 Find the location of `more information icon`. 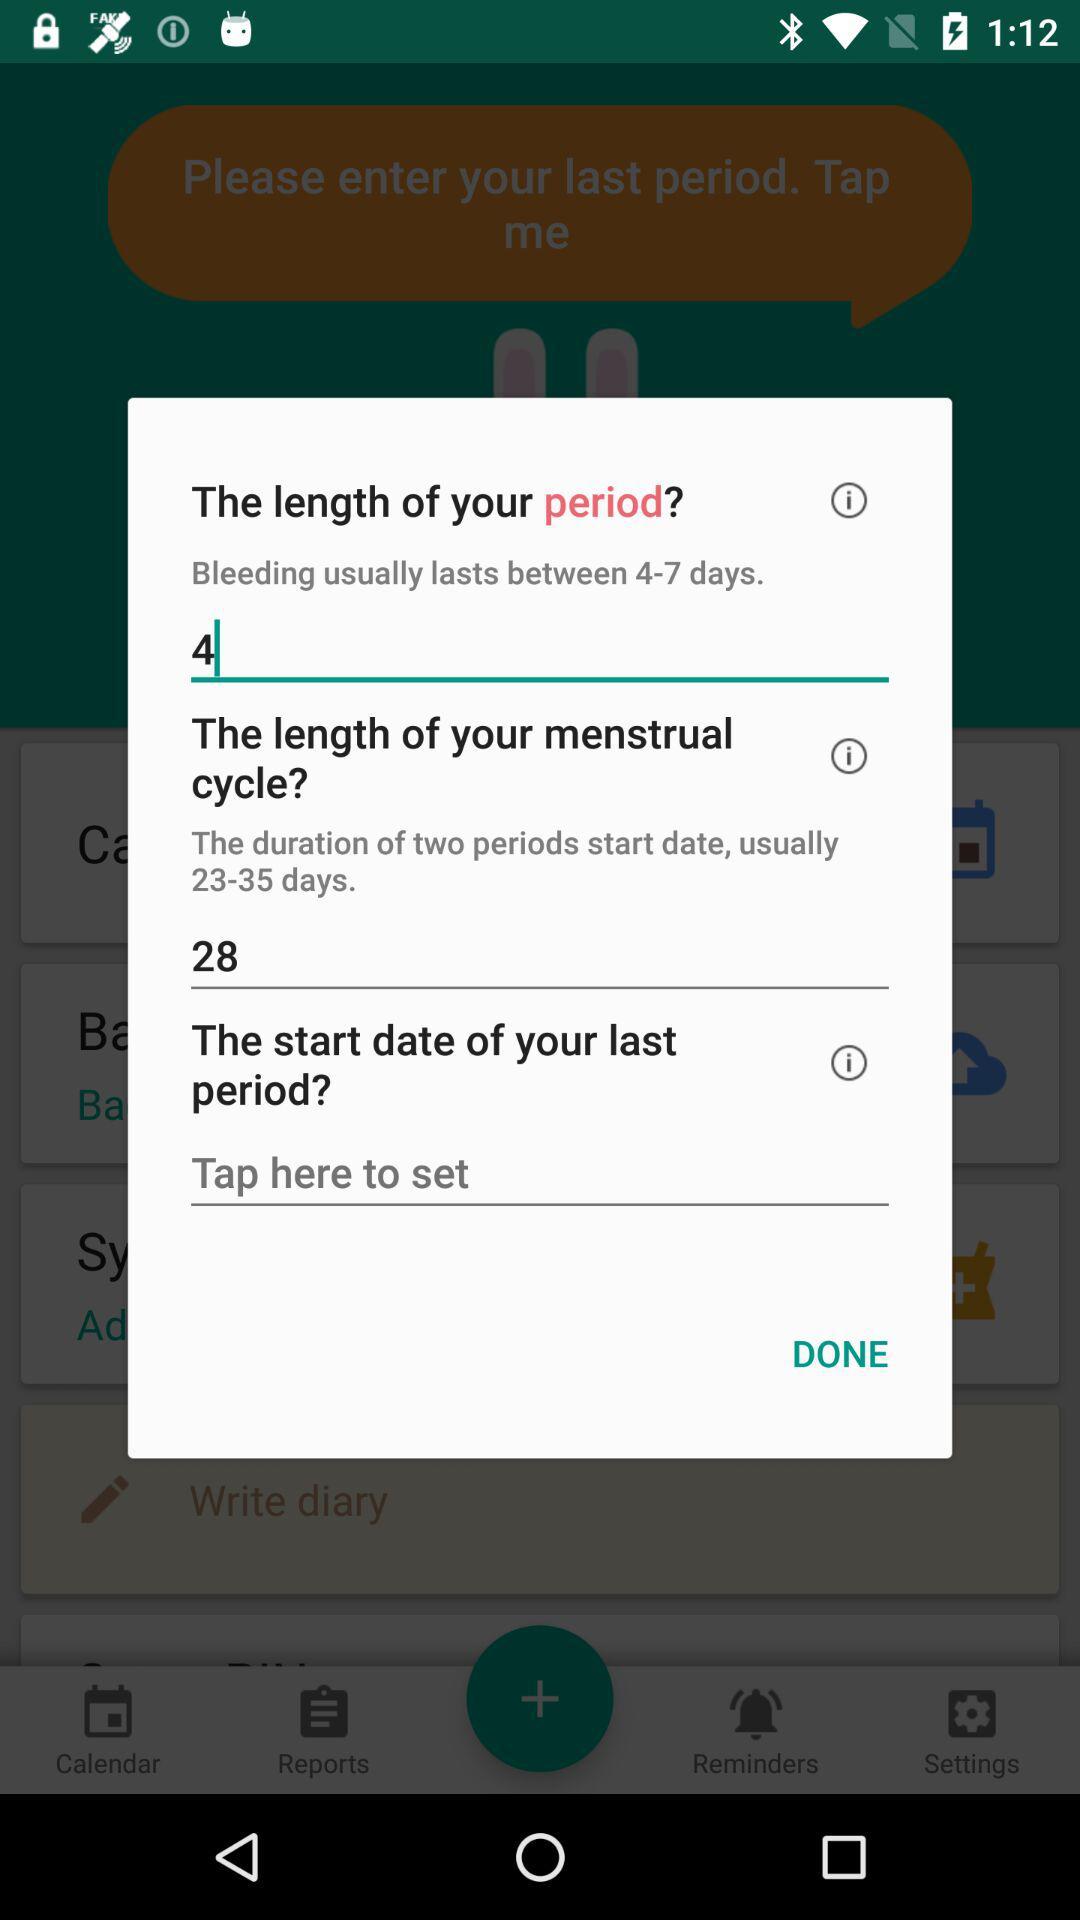

more information icon is located at coordinates (849, 500).